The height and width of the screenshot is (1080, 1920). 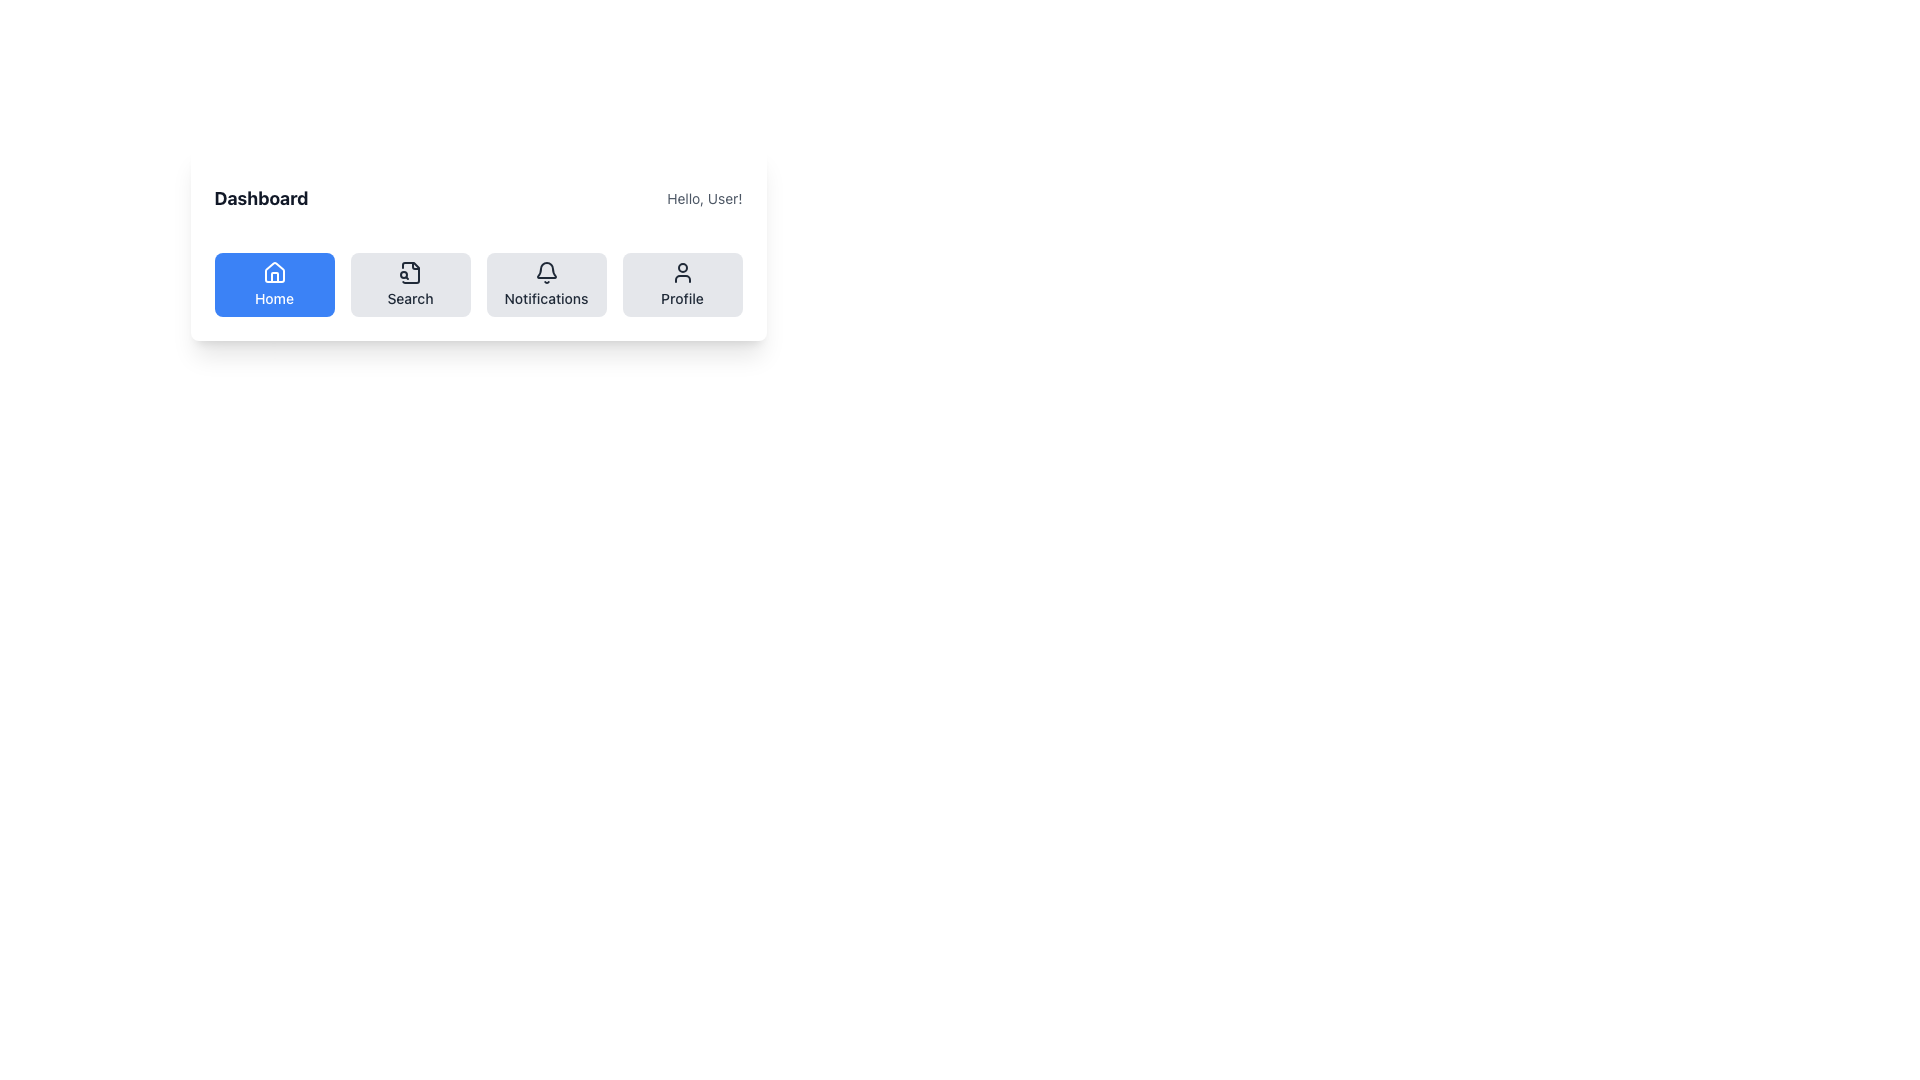 What do you see at coordinates (260, 199) in the screenshot?
I see `the 'Dashboard' title located on the left side of the header, adjacent to 'Hello, User!'` at bounding box center [260, 199].